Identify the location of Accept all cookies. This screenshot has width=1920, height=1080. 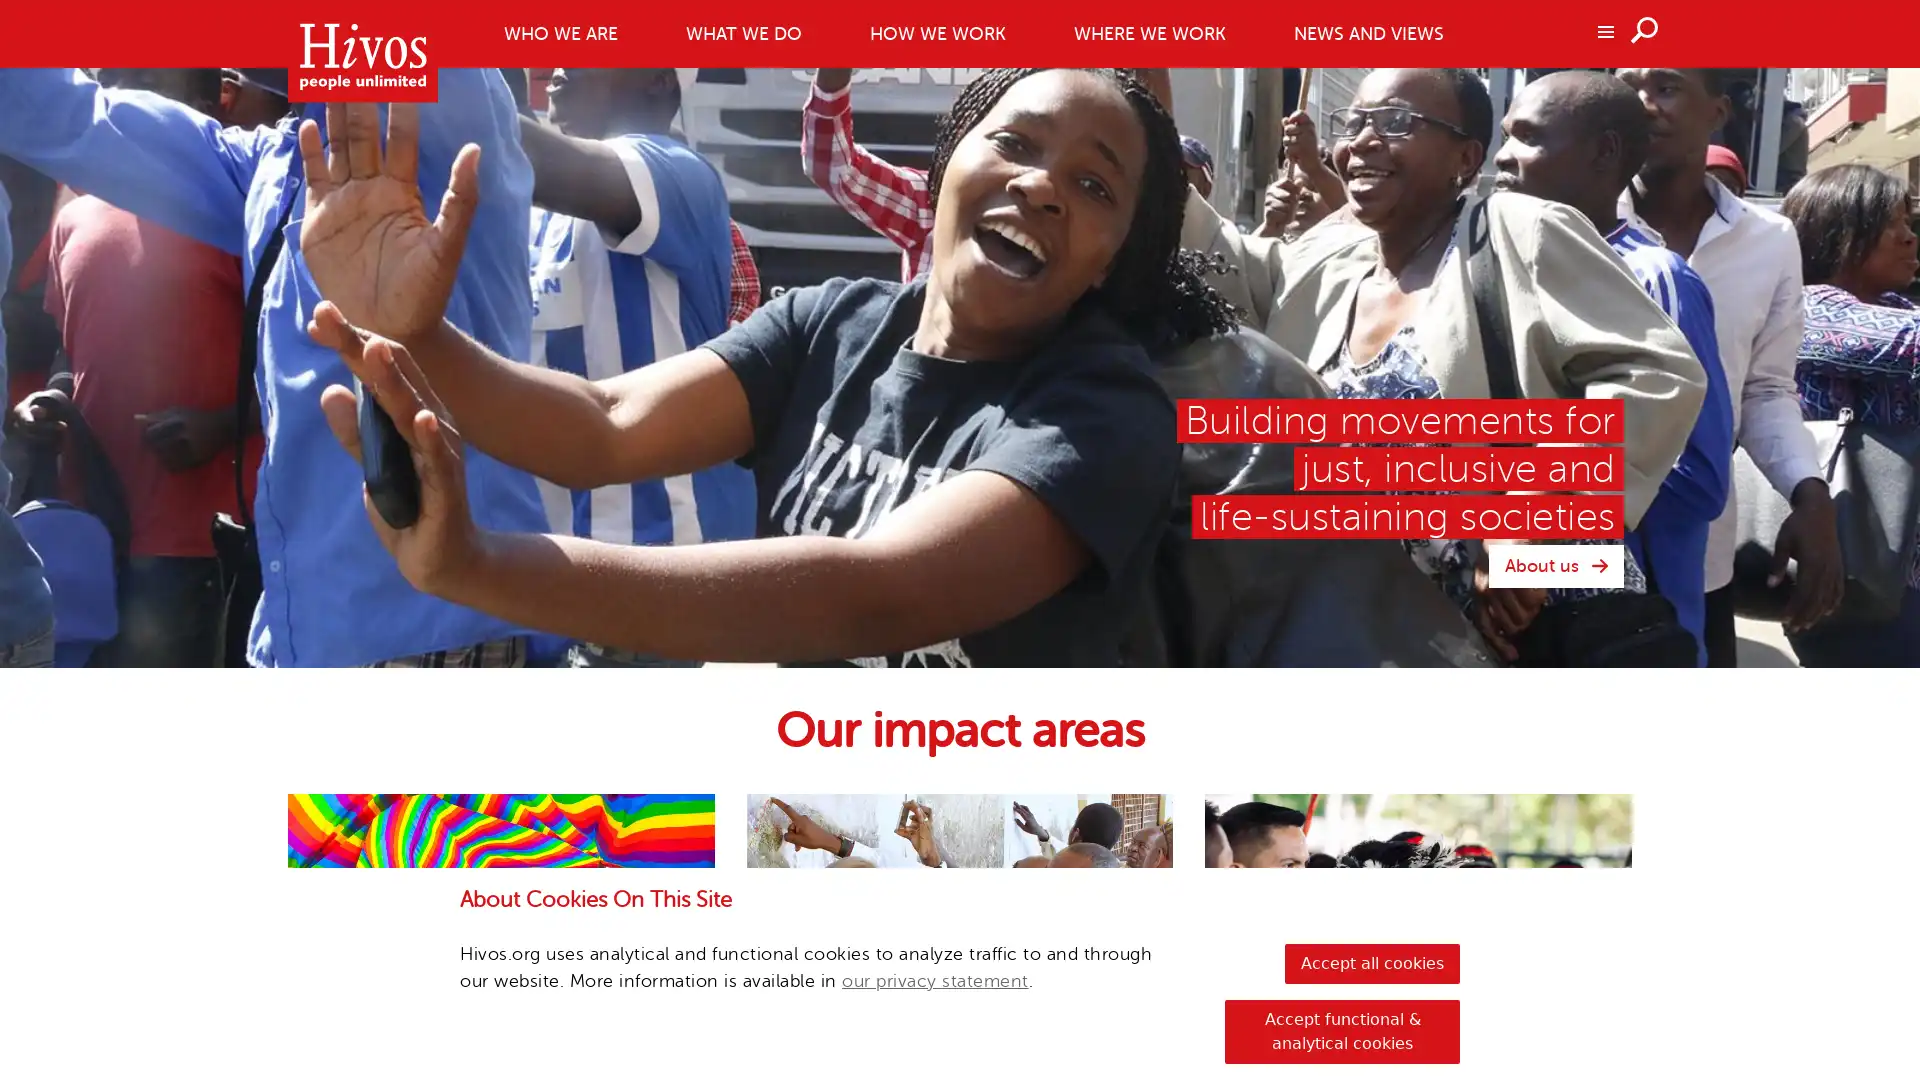
(1371, 963).